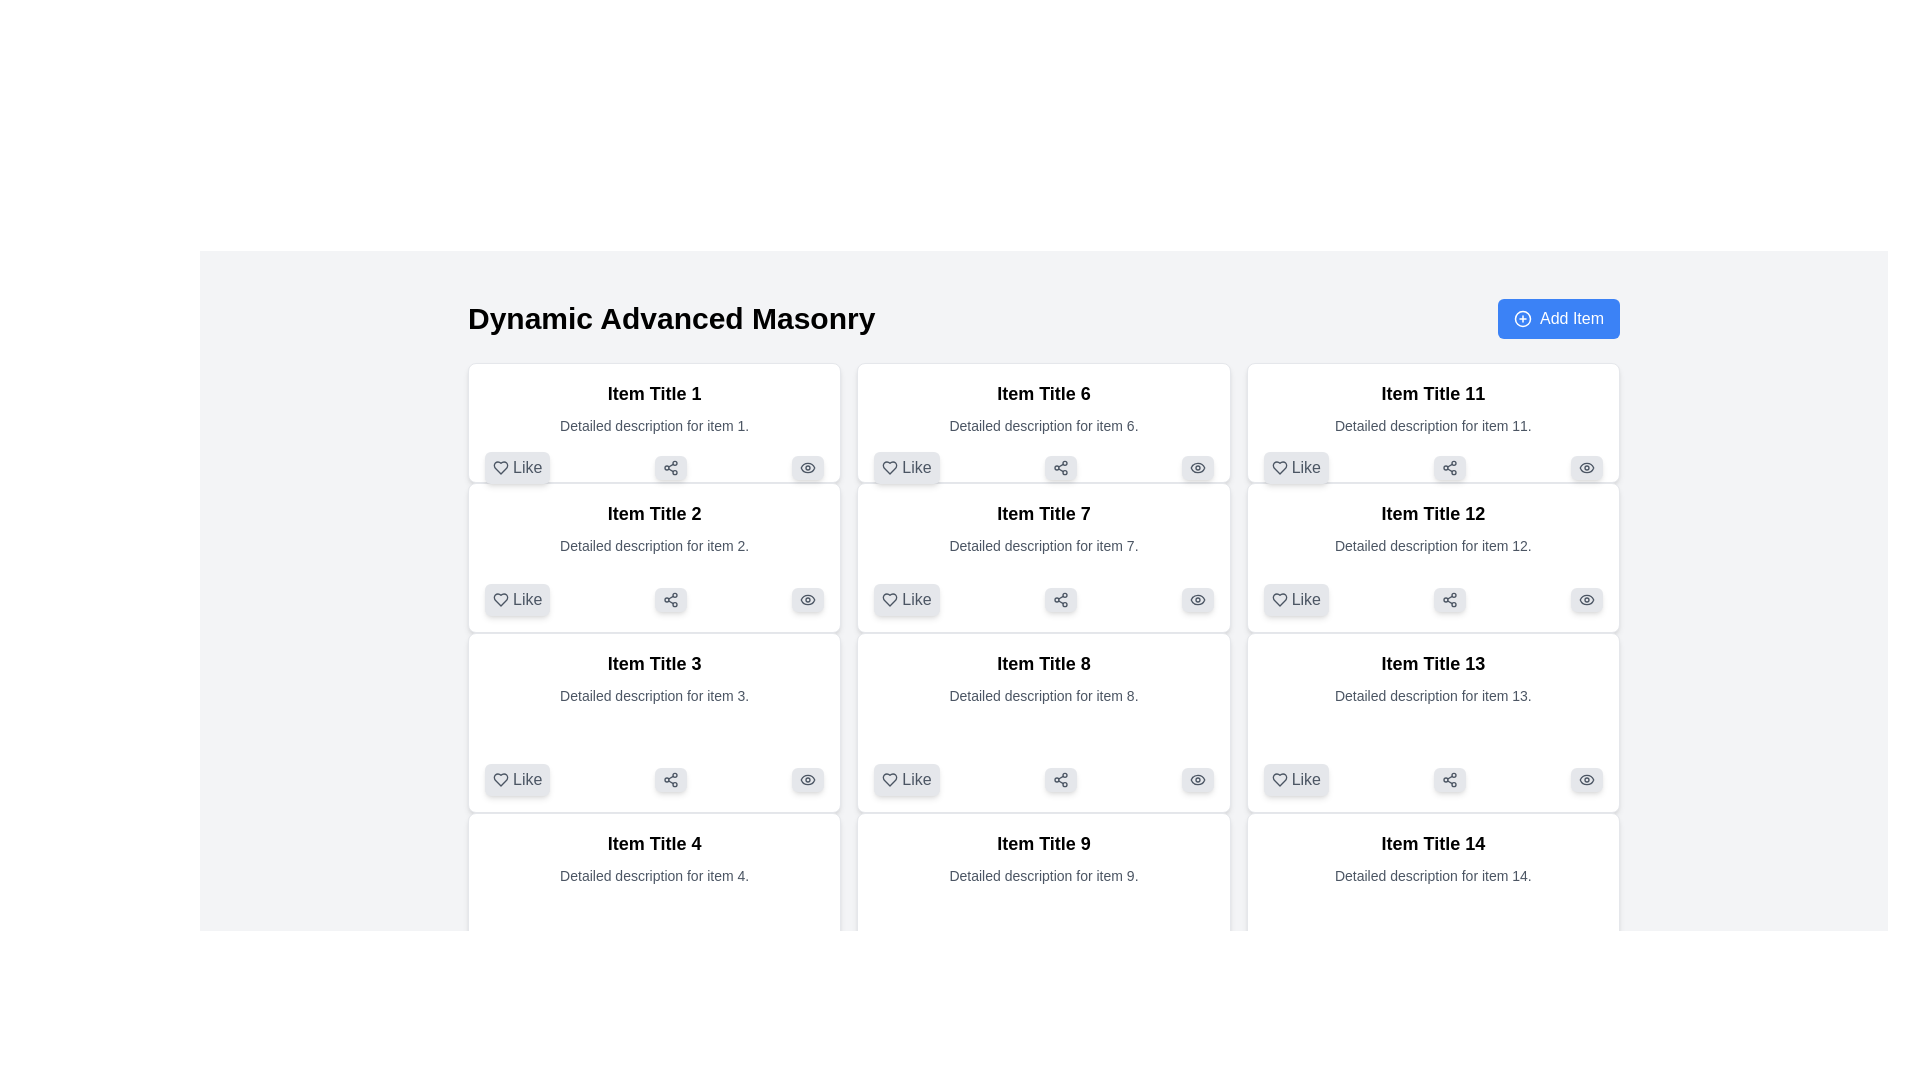  What do you see at coordinates (1296, 599) in the screenshot?
I see `the appreciation button located at the bottom-left corner inside the card labeled 'Item Title 12'` at bounding box center [1296, 599].